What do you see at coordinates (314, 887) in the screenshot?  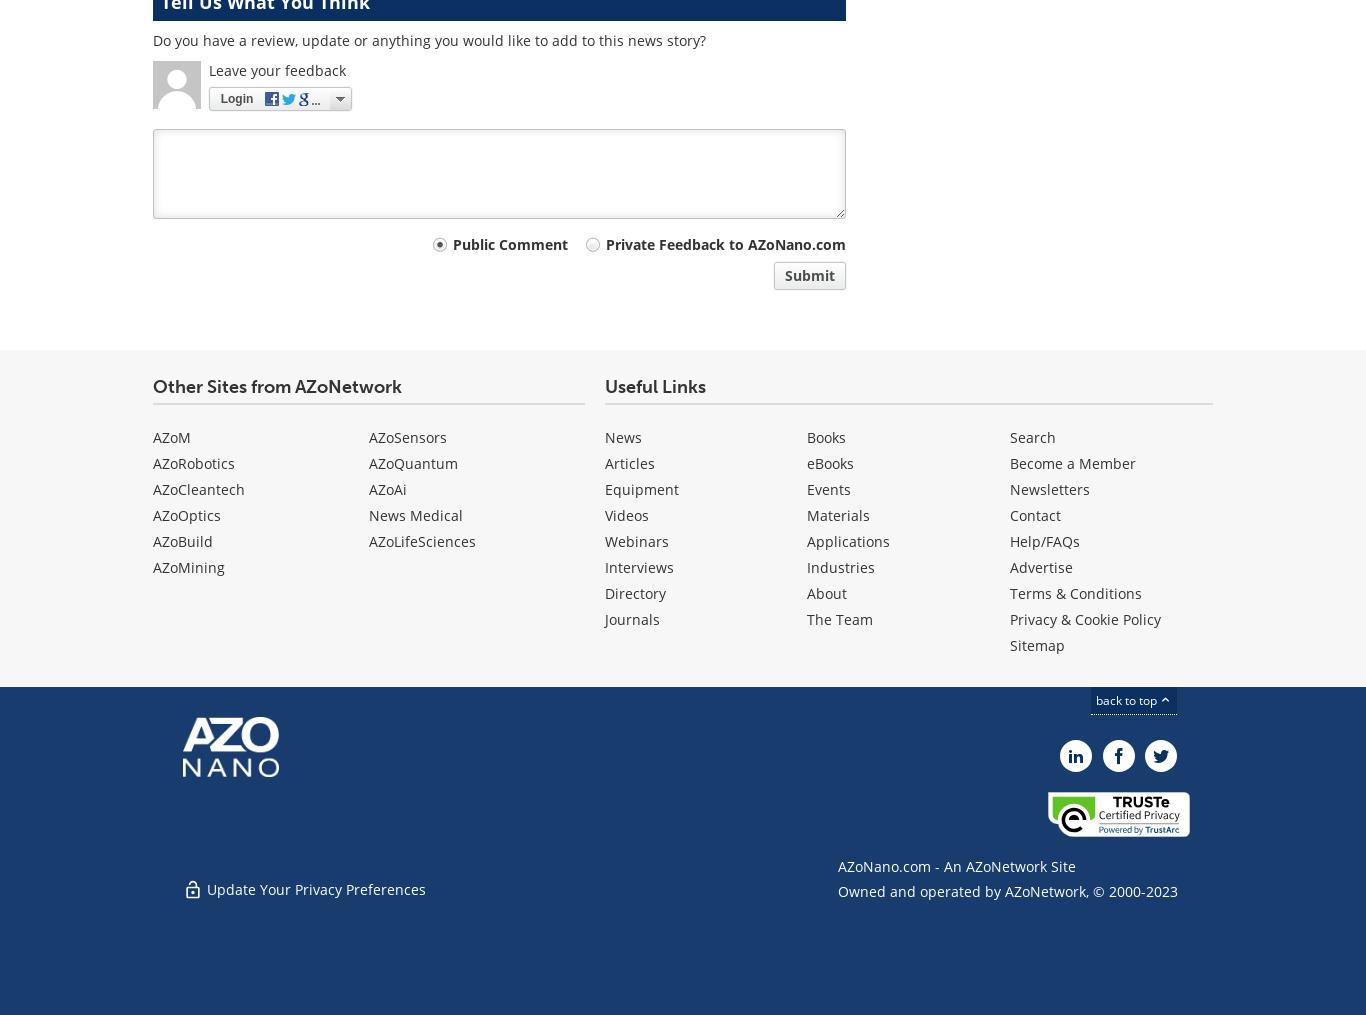 I see `'Update Your Privacy Preferences'` at bounding box center [314, 887].